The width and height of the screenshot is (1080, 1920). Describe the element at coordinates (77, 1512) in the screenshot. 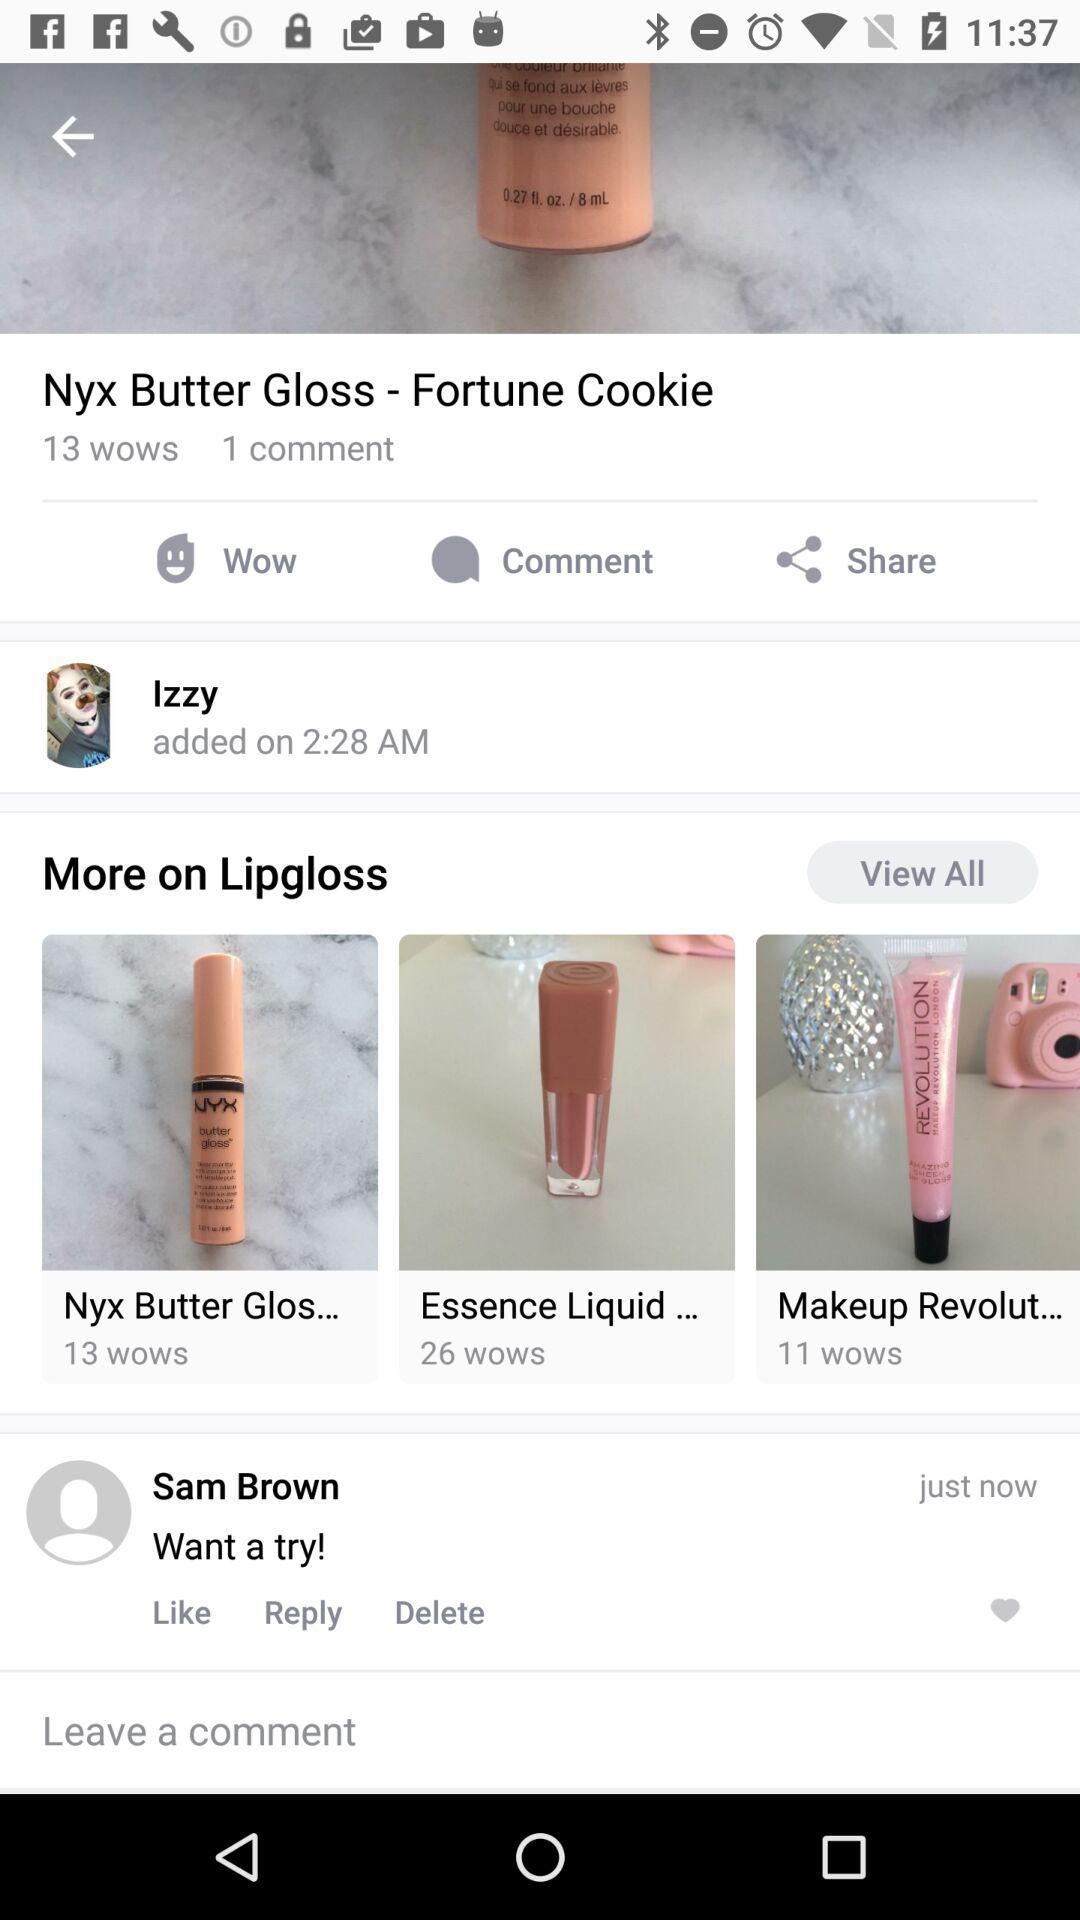

I see `user page` at that location.